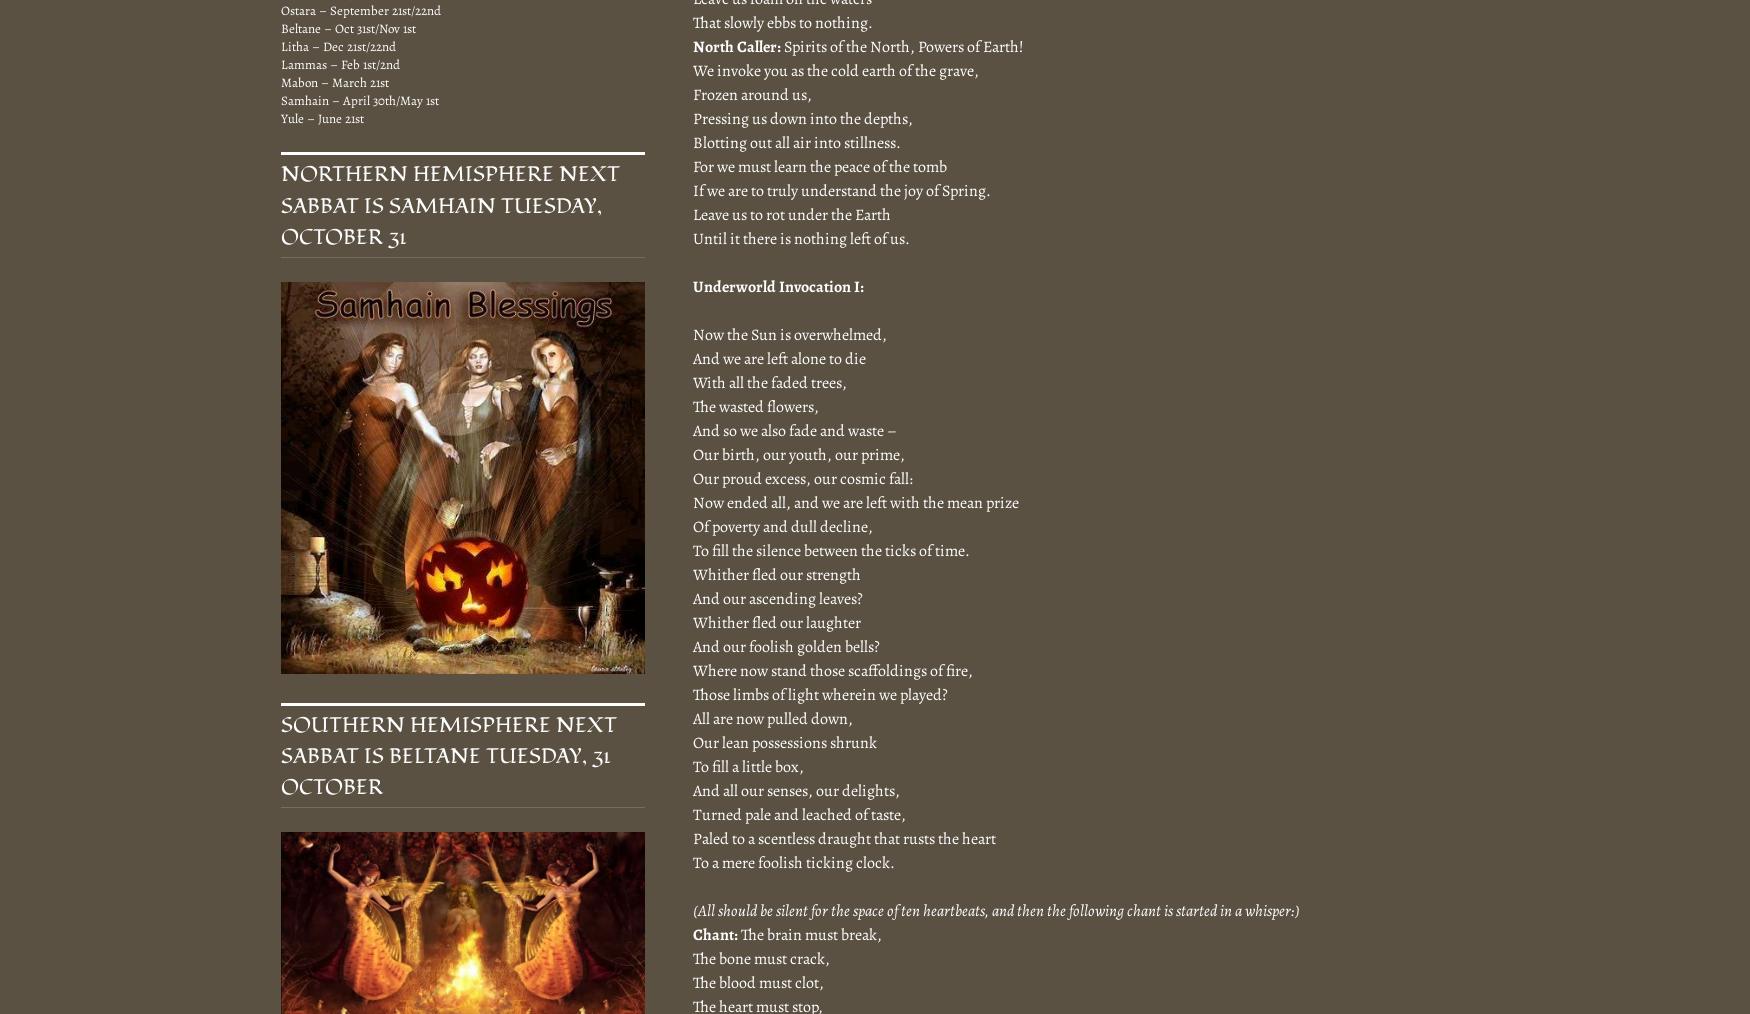 The image size is (1750, 1014). Describe the element at coordinates (798, 814) in the screenshot. I see `'Turned pale and leached of taste,'` at that location.